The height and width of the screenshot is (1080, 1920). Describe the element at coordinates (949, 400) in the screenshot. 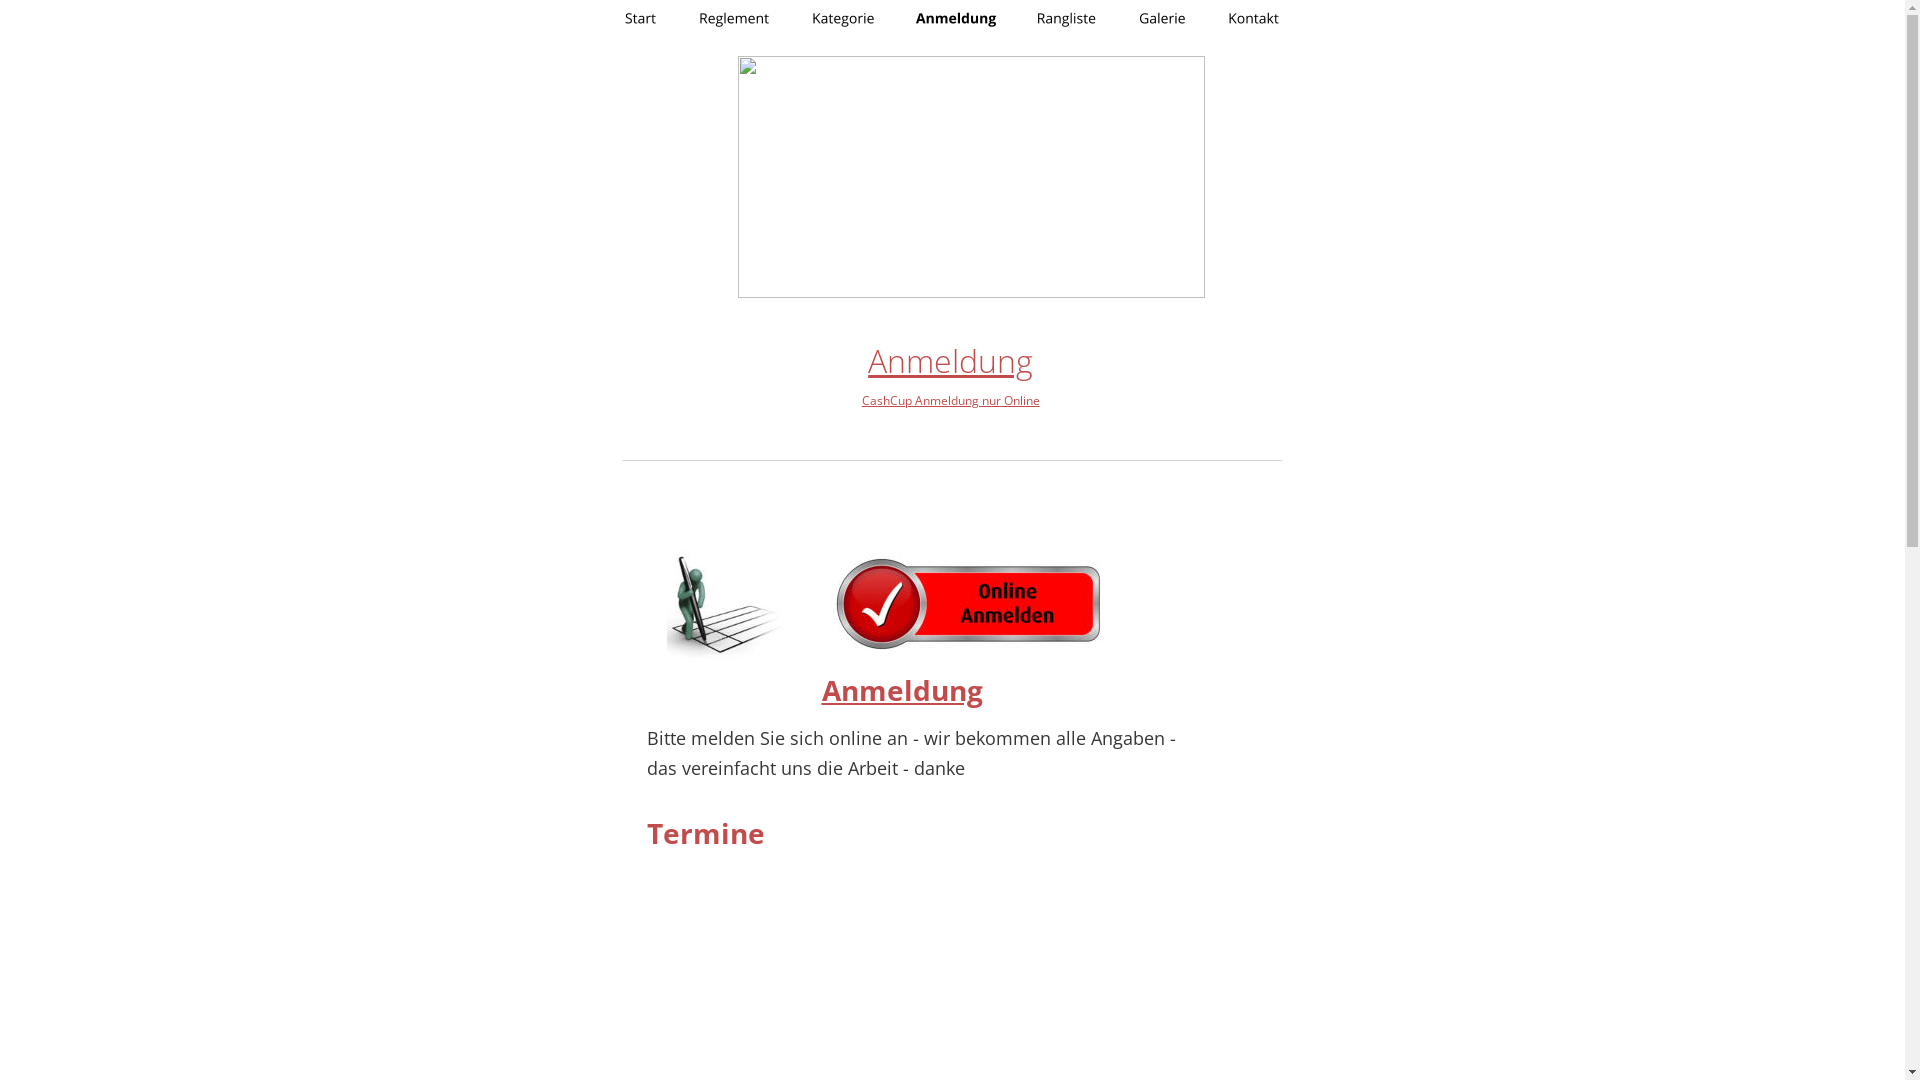

I see `'CashCup Anmeldung nur Online'` at that location.